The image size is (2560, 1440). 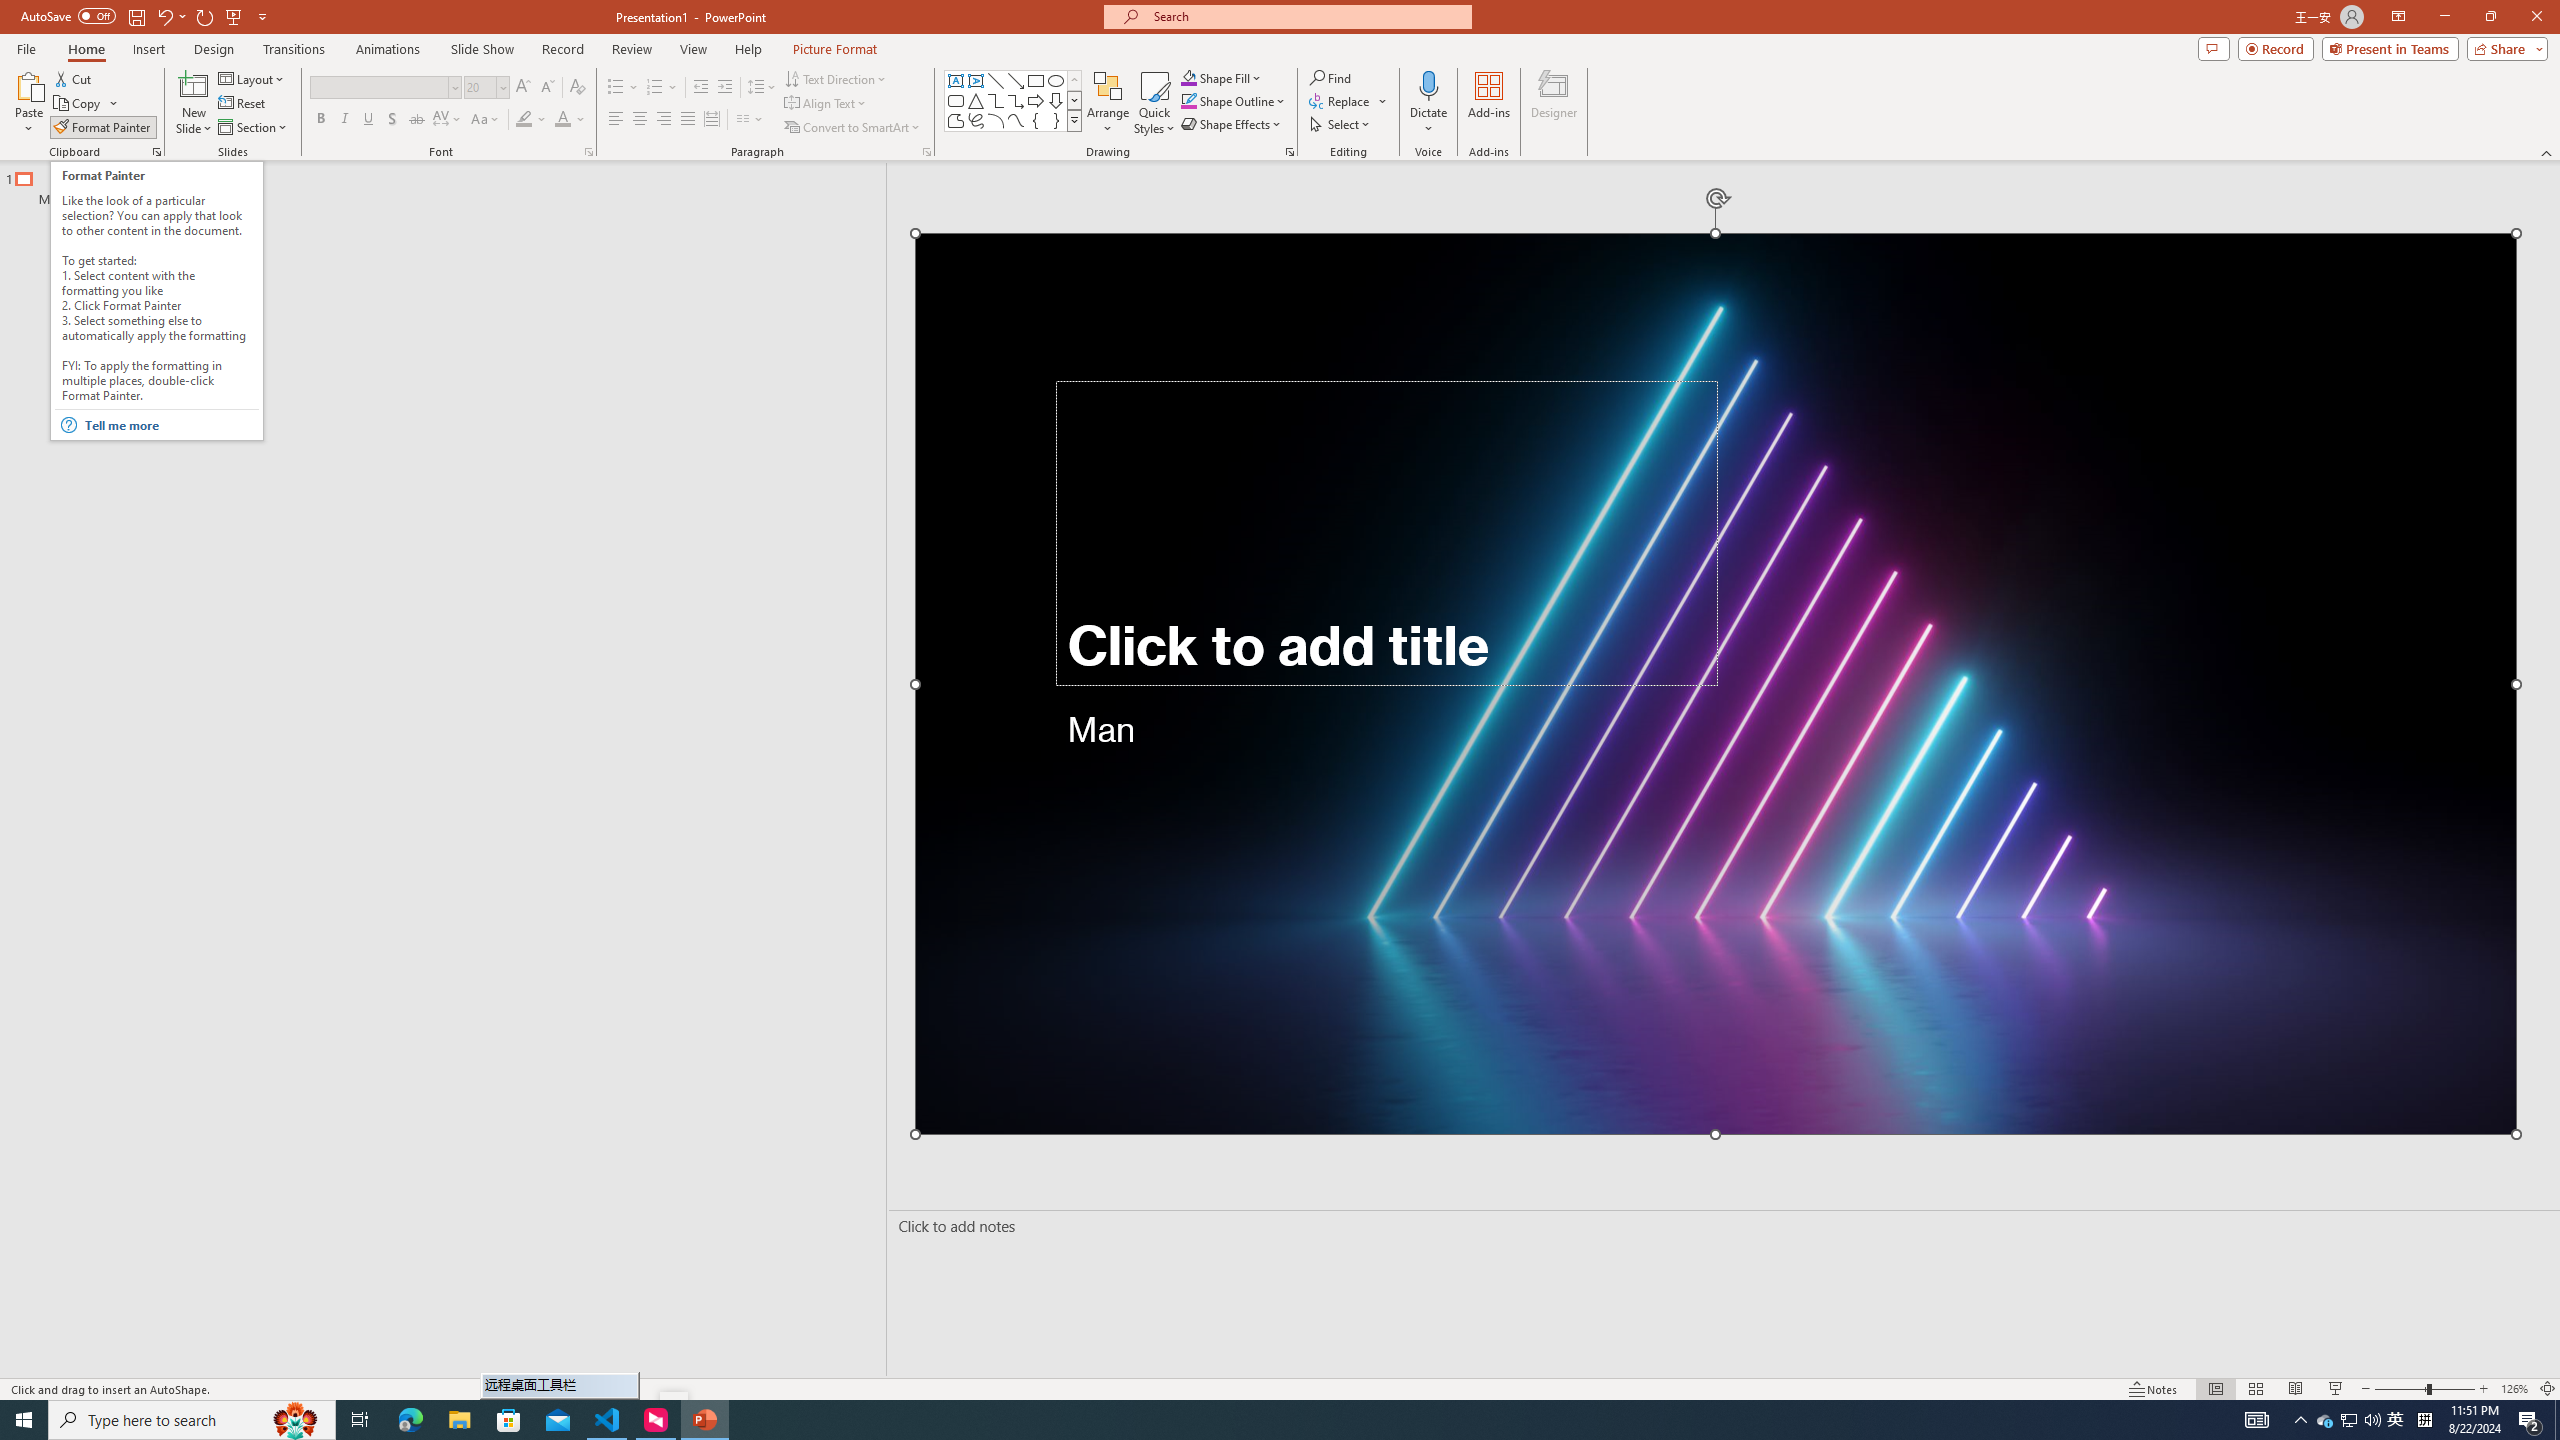 What do you see at coordinates (73, 78) in the screenshot?
I see `'Cut'` at bounding box center [73, 78].